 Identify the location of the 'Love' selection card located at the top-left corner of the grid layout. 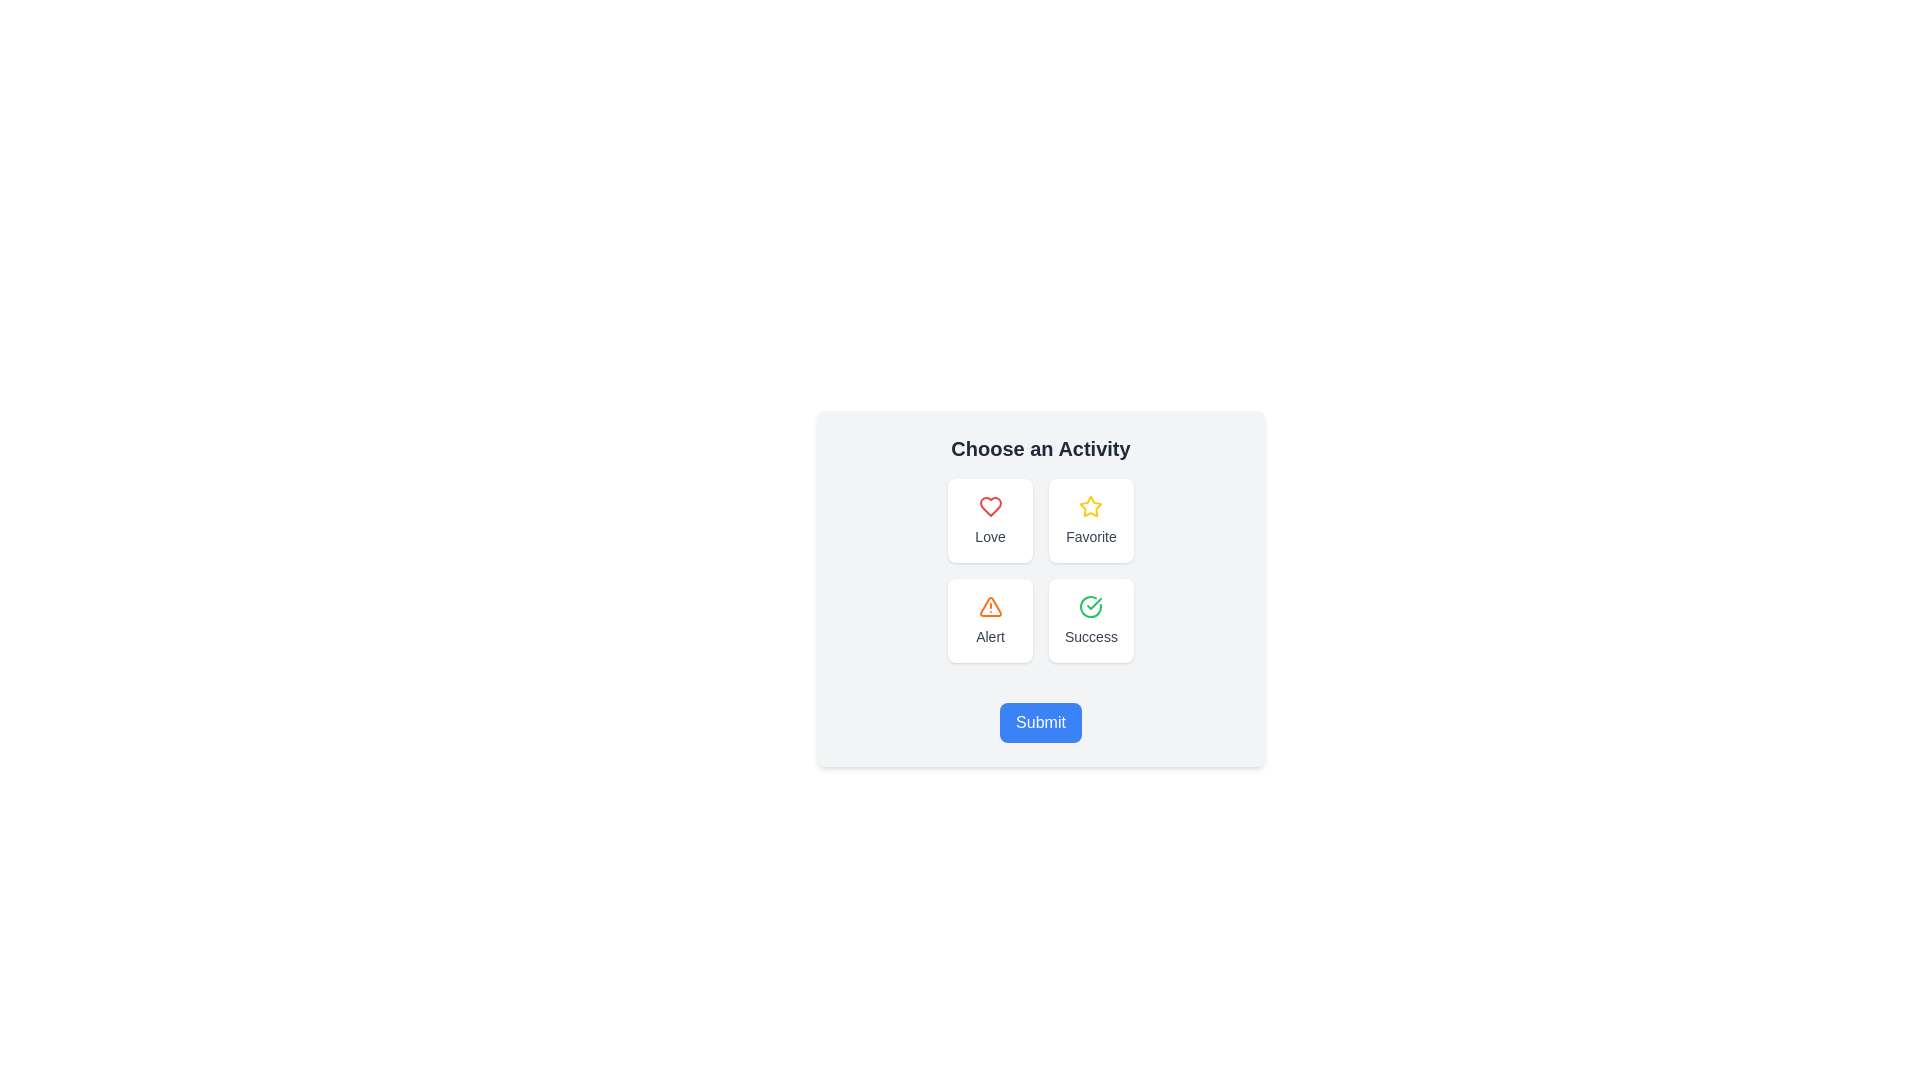
(990, 519).